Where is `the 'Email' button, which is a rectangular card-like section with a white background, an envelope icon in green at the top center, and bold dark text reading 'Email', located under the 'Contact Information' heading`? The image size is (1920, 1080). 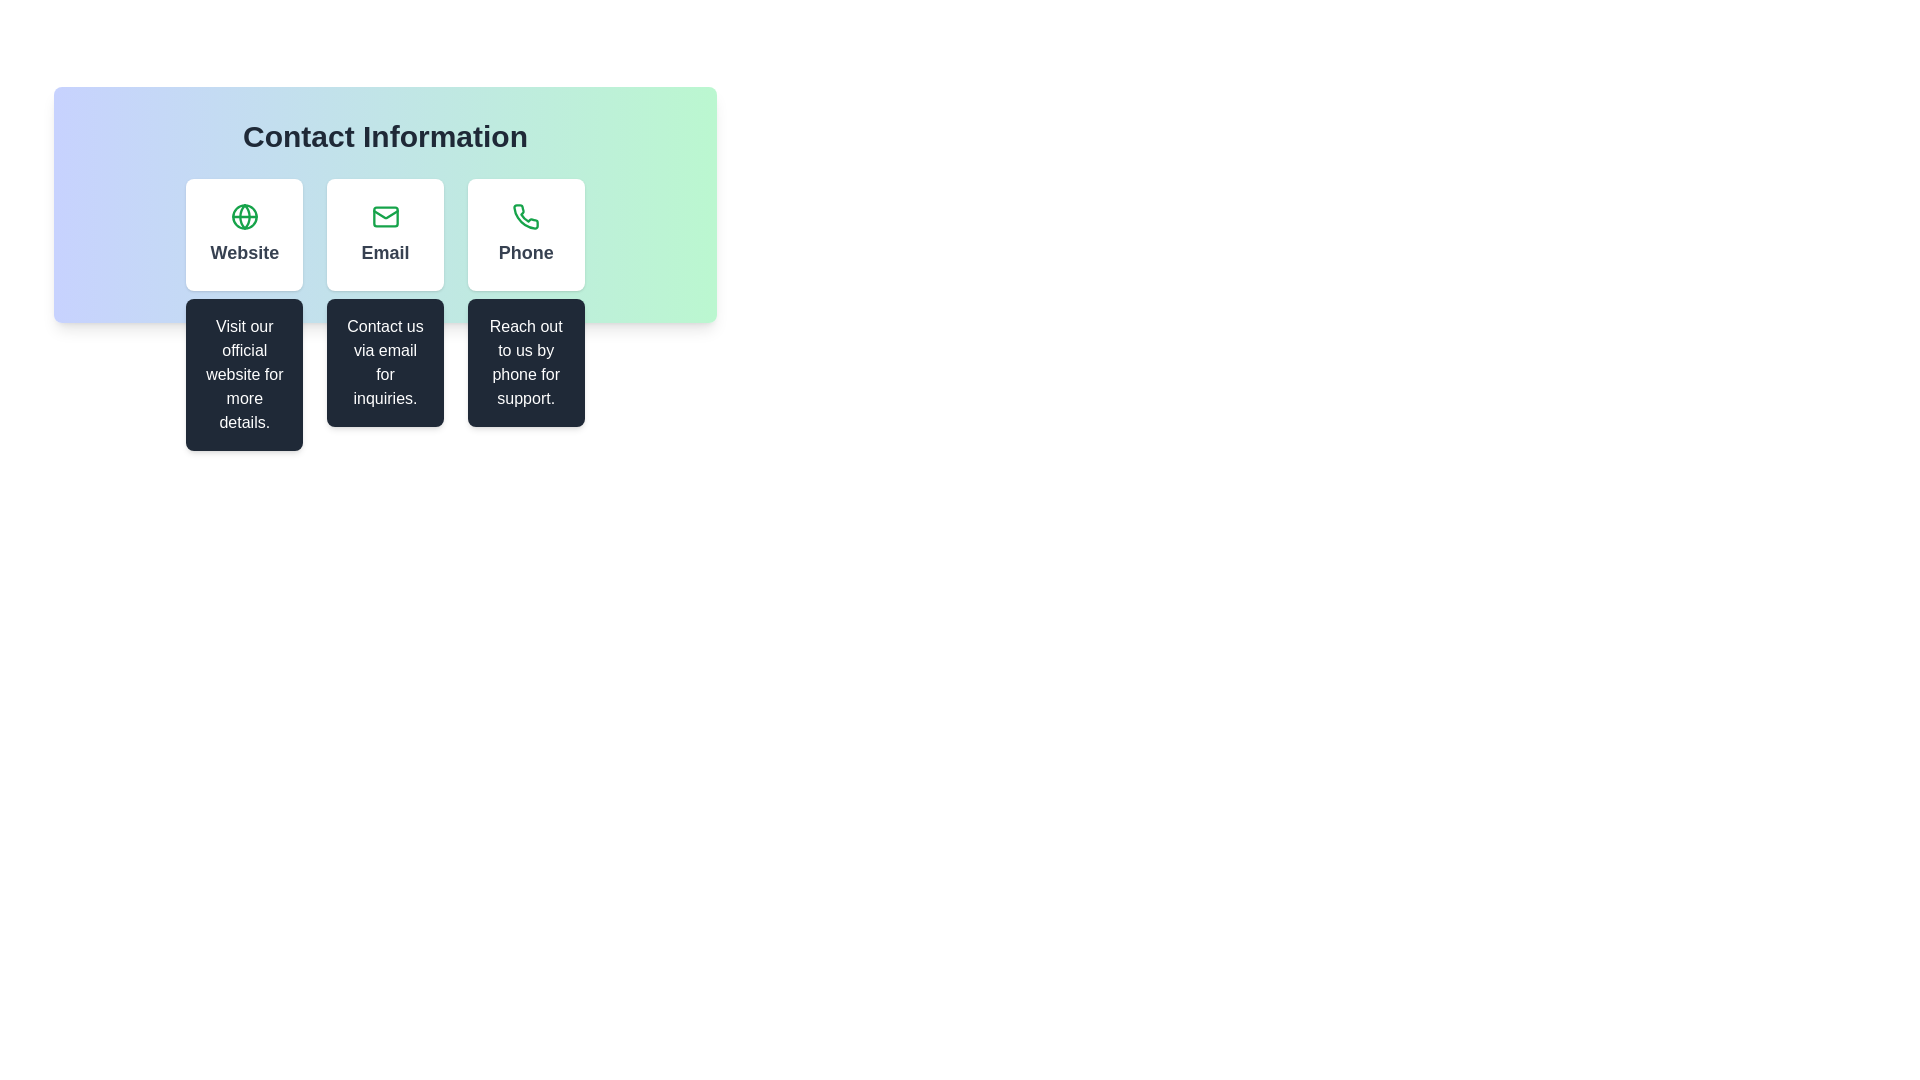 the 'Email' button, which is a rectangular card-like section with a white background, an envelope icon in green at the top center, and bold dark text reading 'Email', located under the 'Contact Information' heading is located at coordinates (385, 234).